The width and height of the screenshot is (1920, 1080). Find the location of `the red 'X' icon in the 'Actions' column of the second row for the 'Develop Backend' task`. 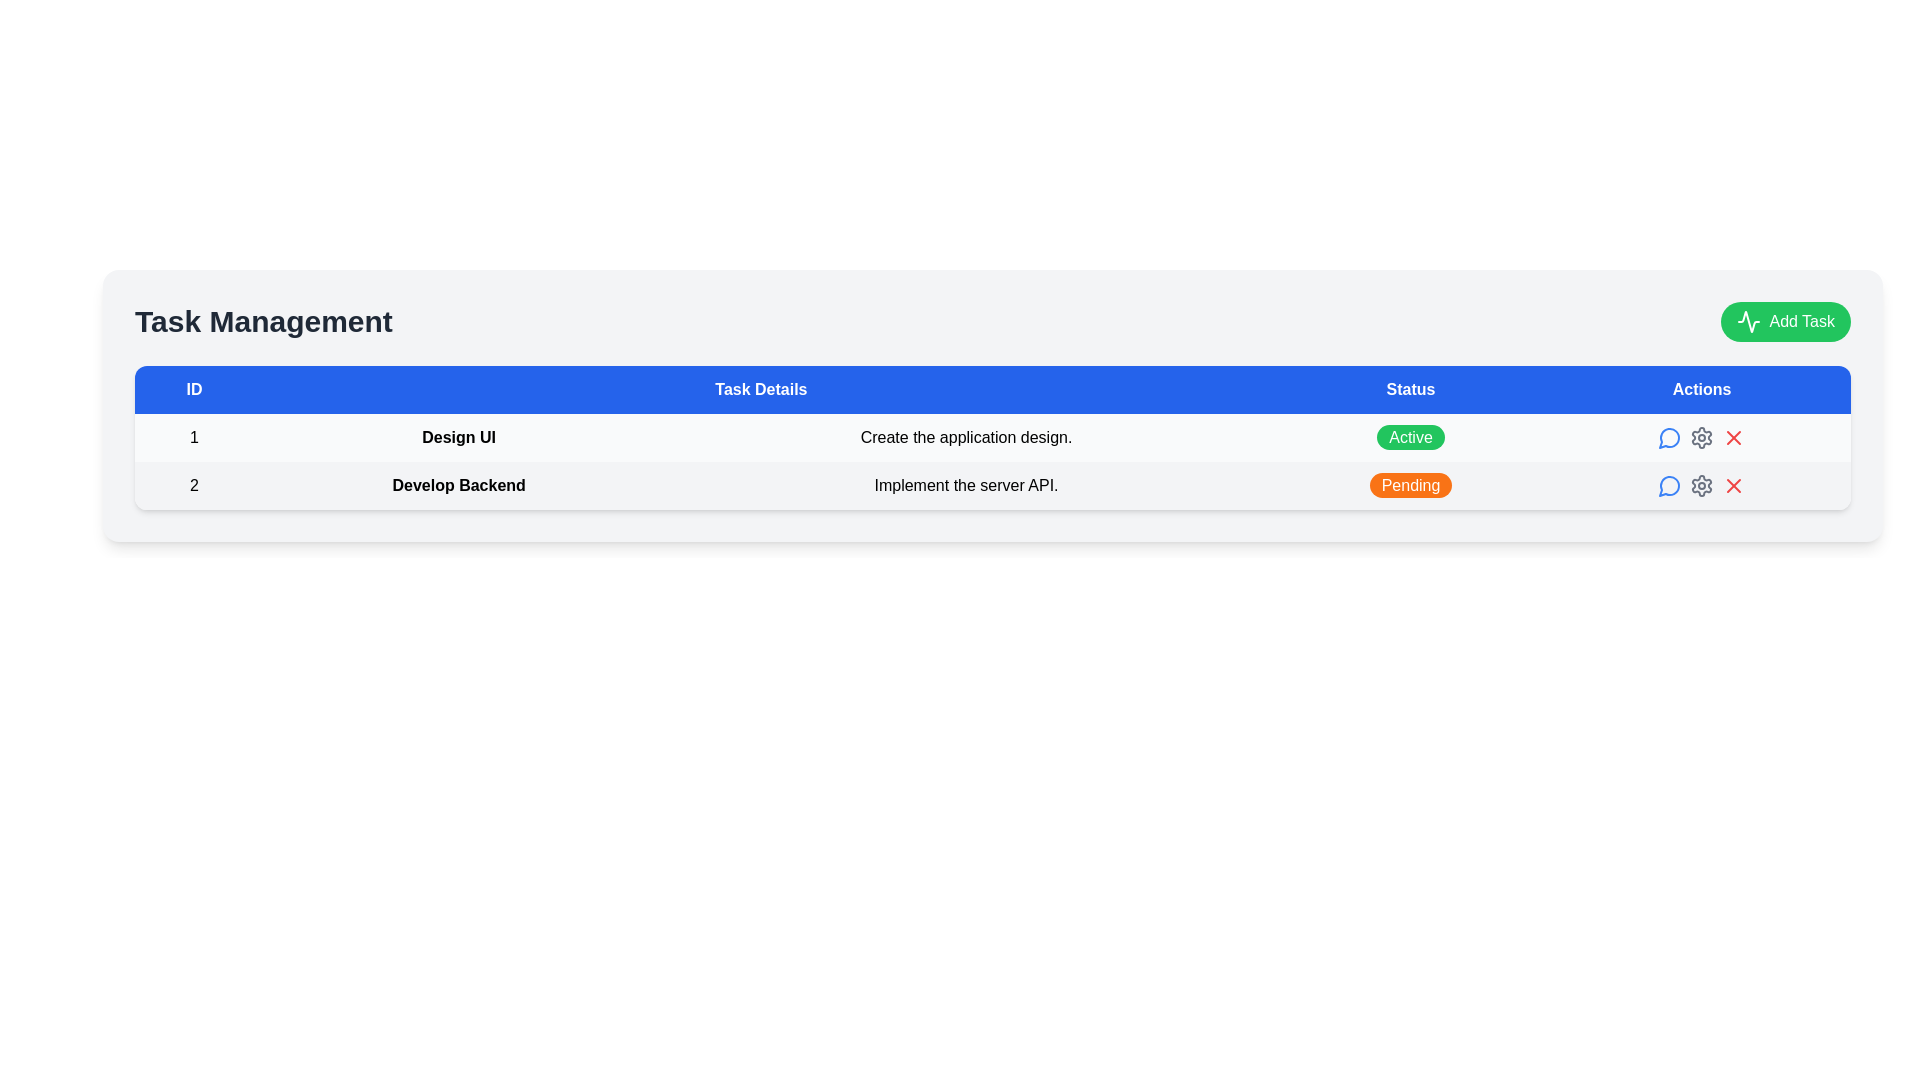

the red 'X' icon in the 'Actions' column of the second row for the 'Develop Backend' task is located at coordinates (1733, 437).